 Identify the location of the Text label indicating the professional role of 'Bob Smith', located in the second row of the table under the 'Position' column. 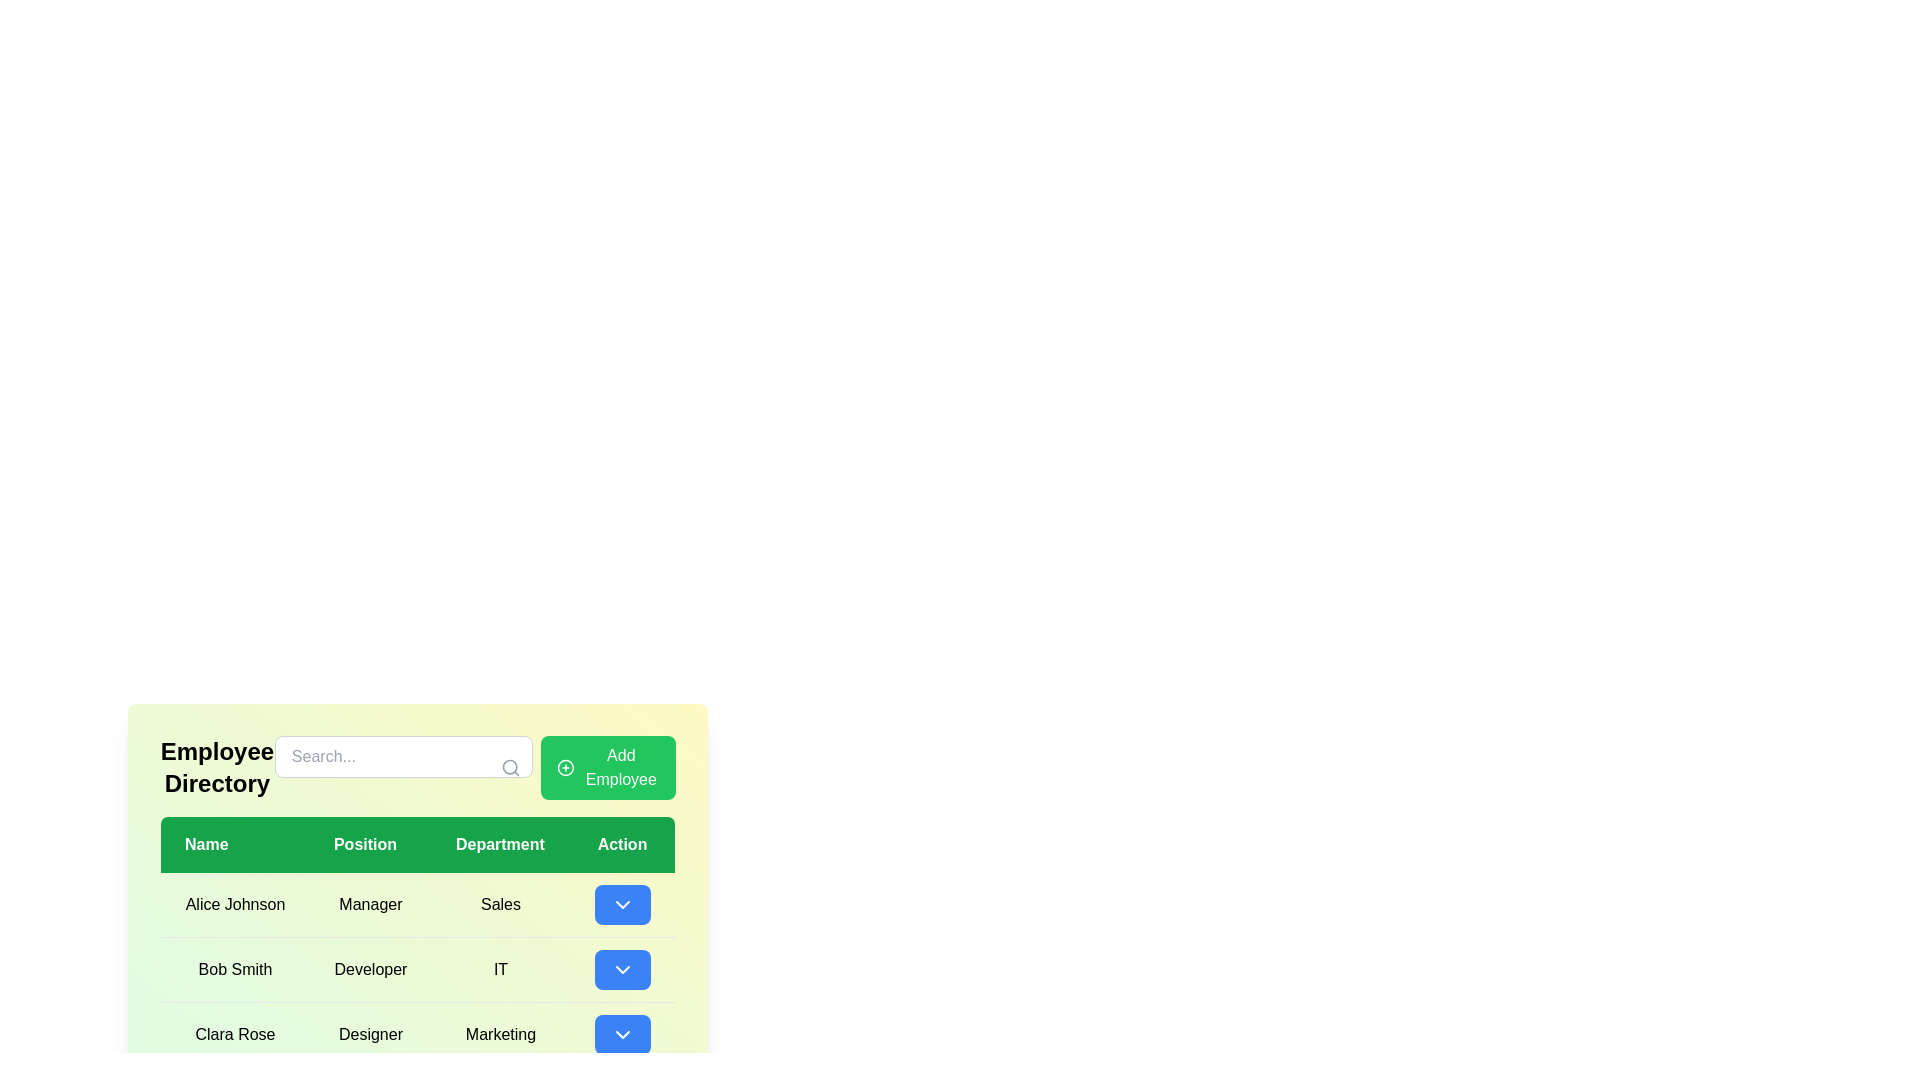
(370, 968).